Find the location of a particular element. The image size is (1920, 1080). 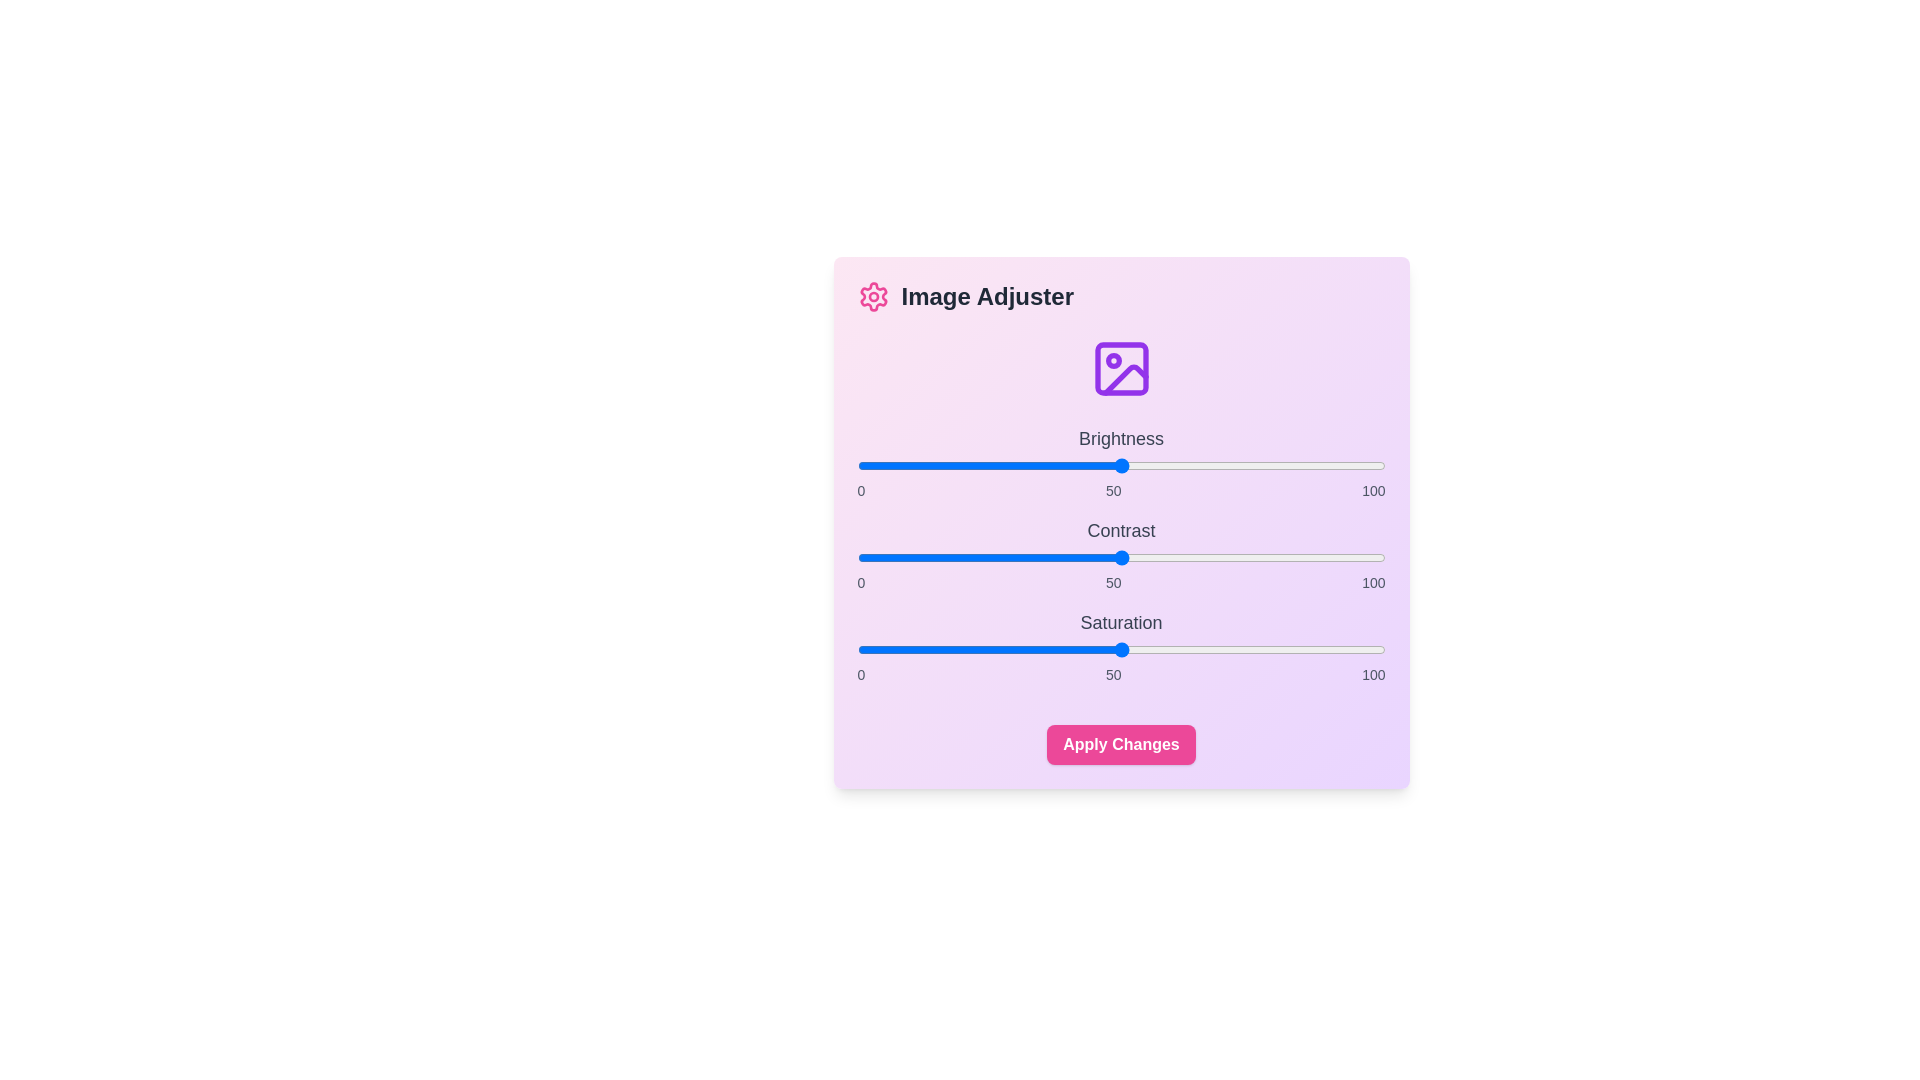

'Apply Changes' button to apply the current settings is located at coordinates (1121, 744).